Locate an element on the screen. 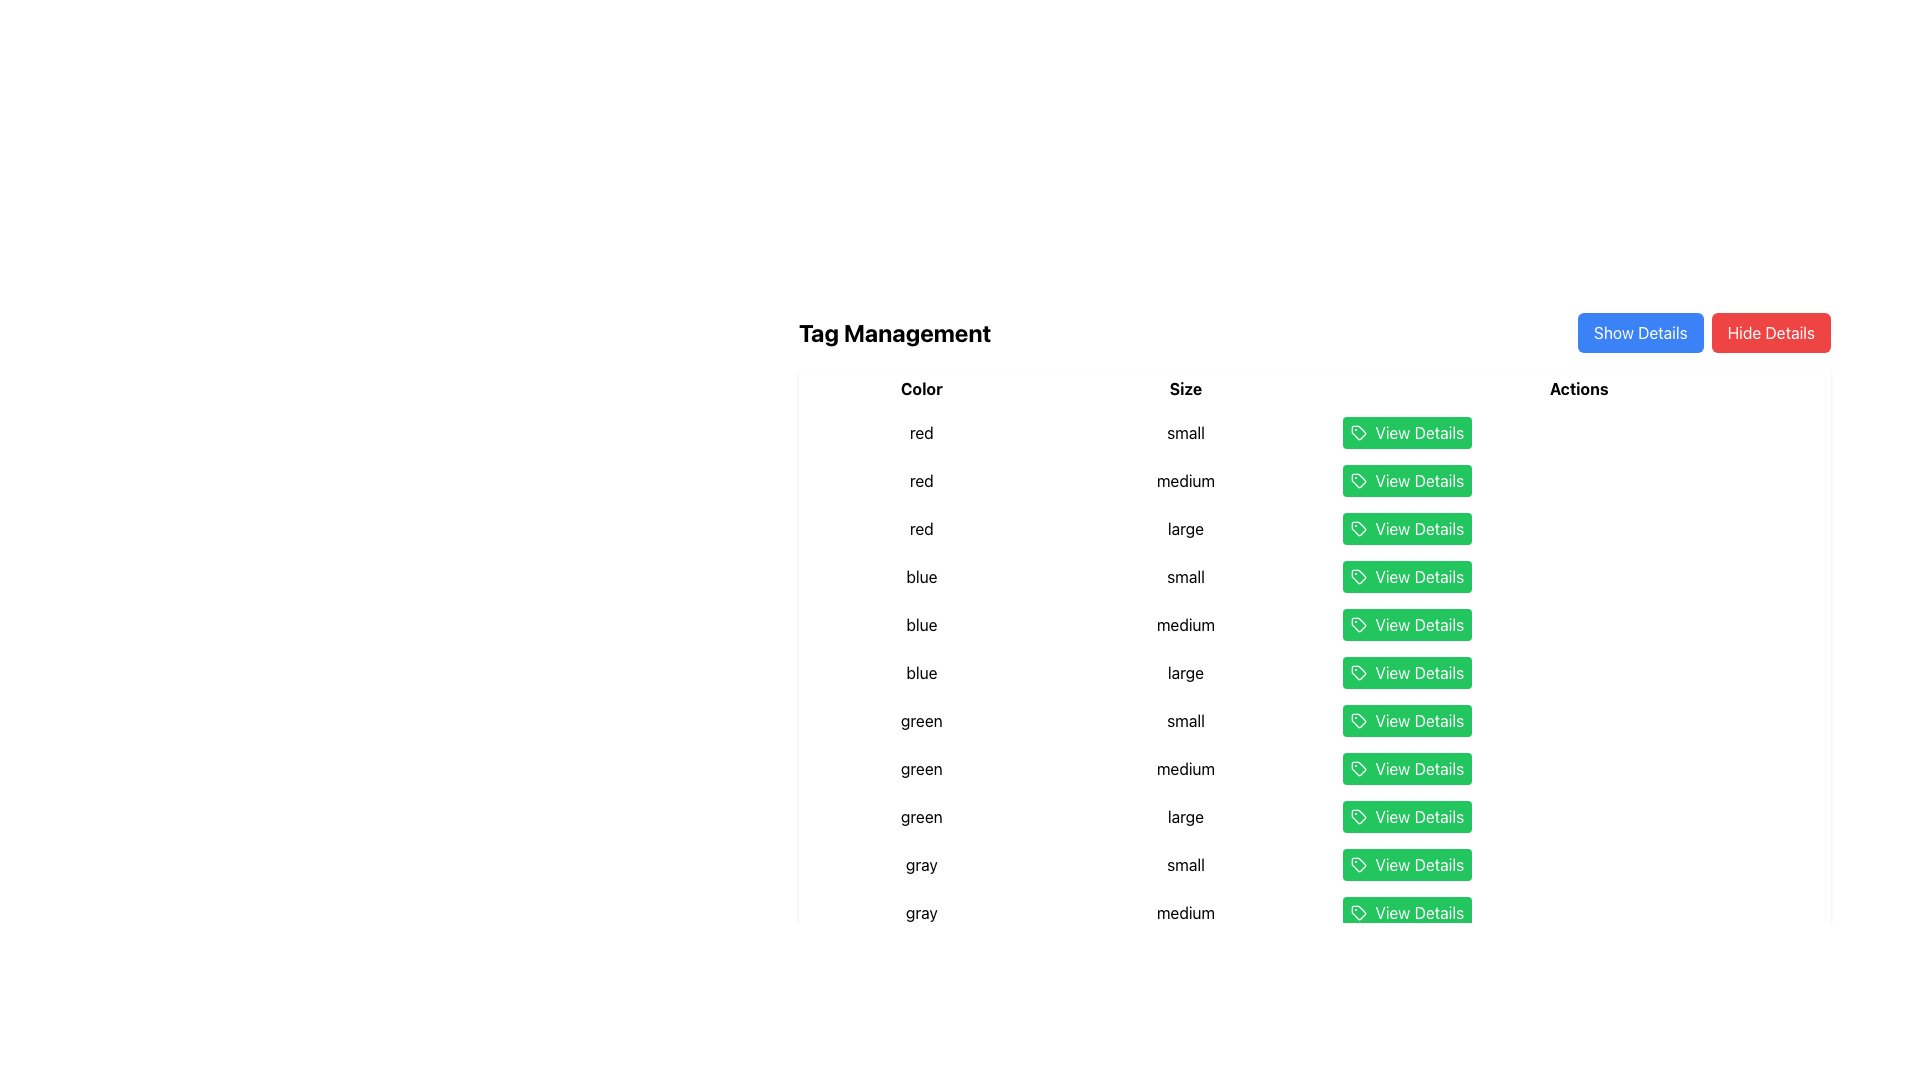  the 'View Details' button in the second row of the table under the 'Actions' column is located at coordinates (1315, 481).